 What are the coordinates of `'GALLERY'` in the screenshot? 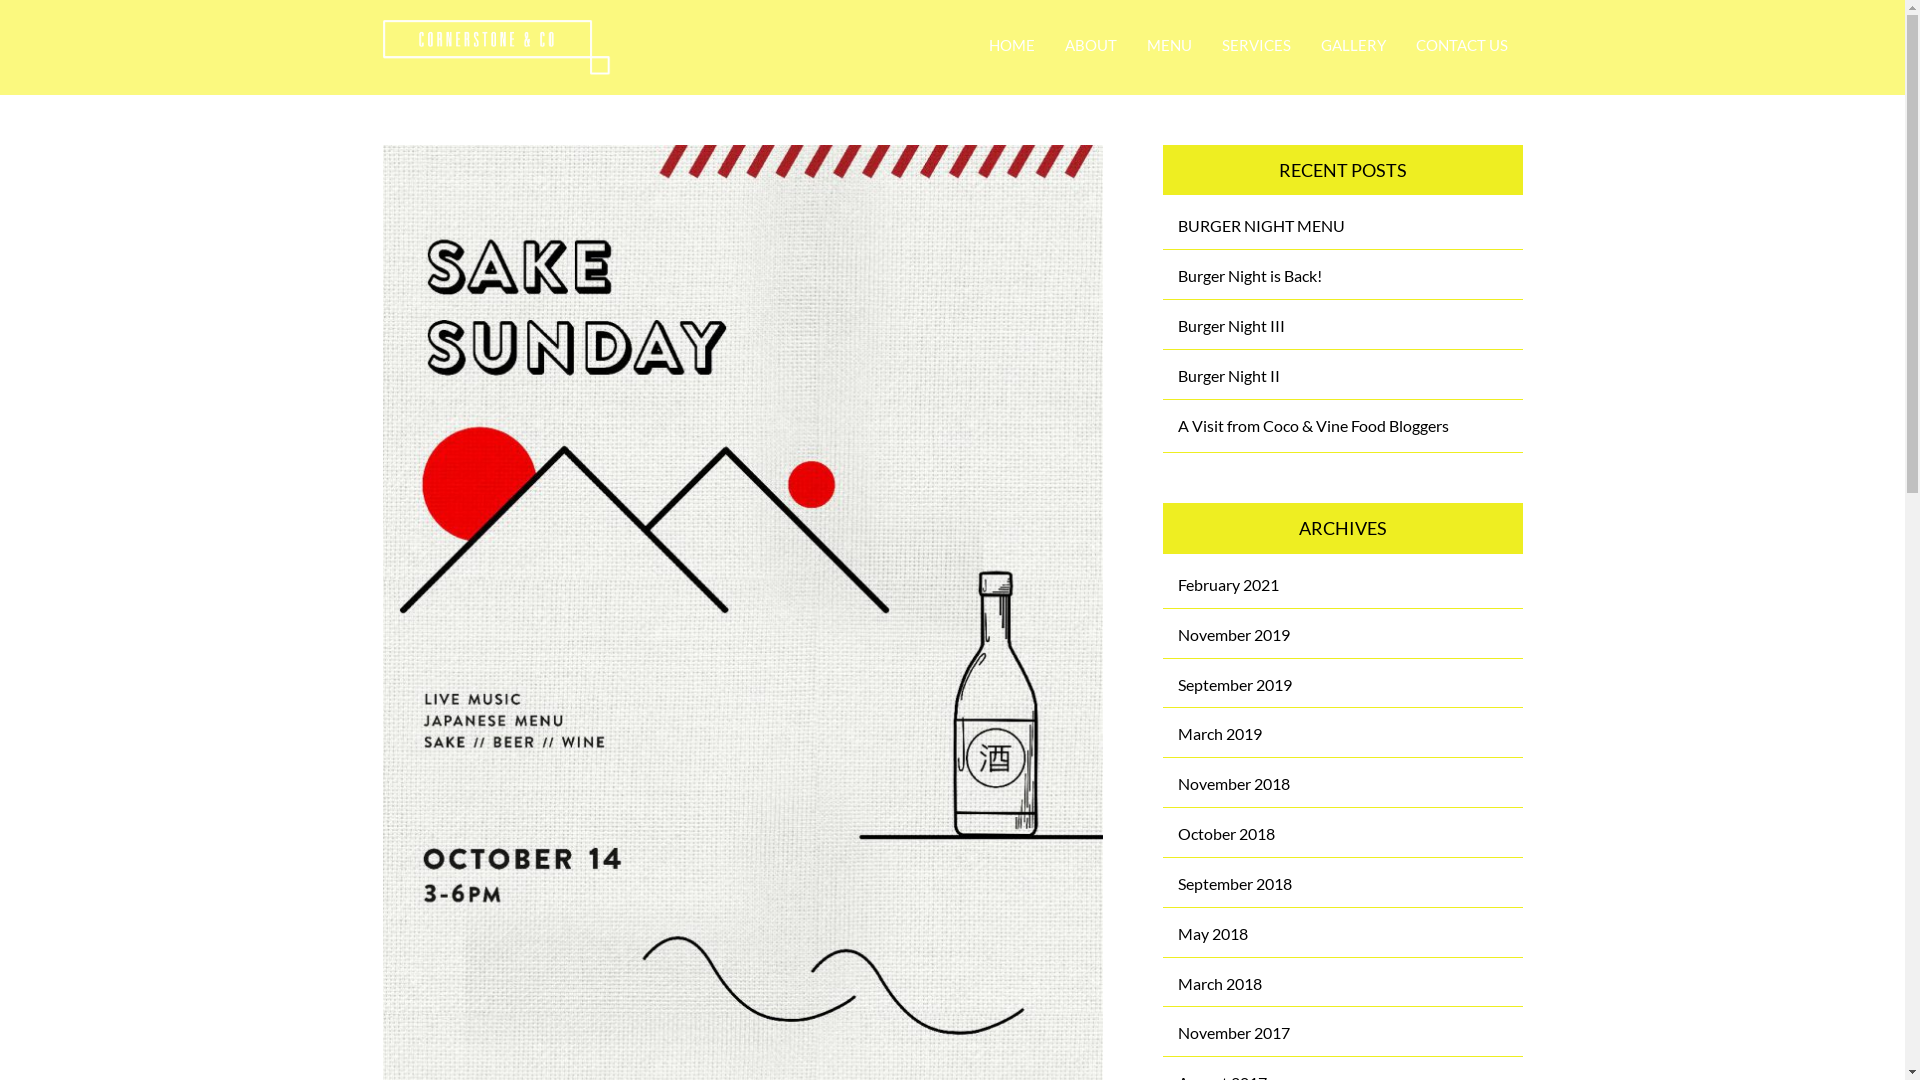 It's located at (1353, 45).